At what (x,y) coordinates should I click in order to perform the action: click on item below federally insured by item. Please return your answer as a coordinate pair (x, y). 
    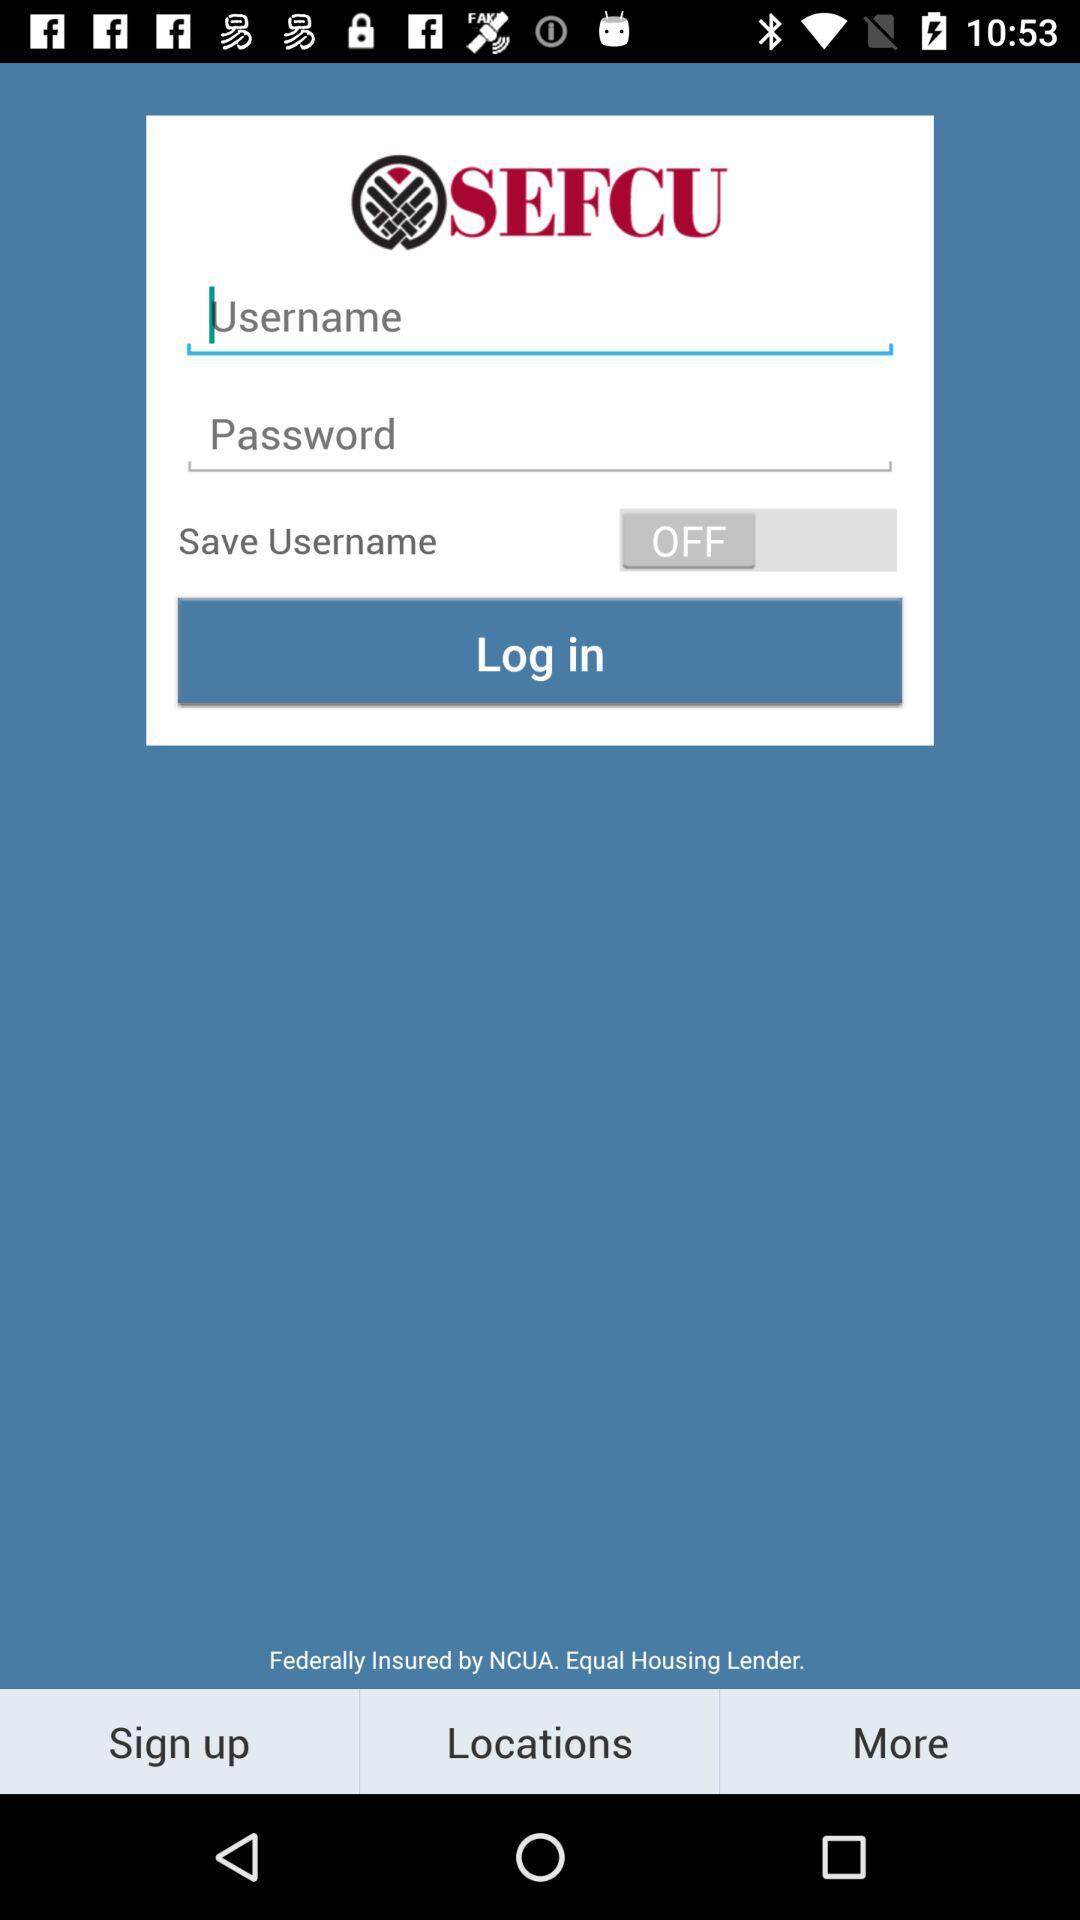
    Looking at the image, I should click on (538, 1740).